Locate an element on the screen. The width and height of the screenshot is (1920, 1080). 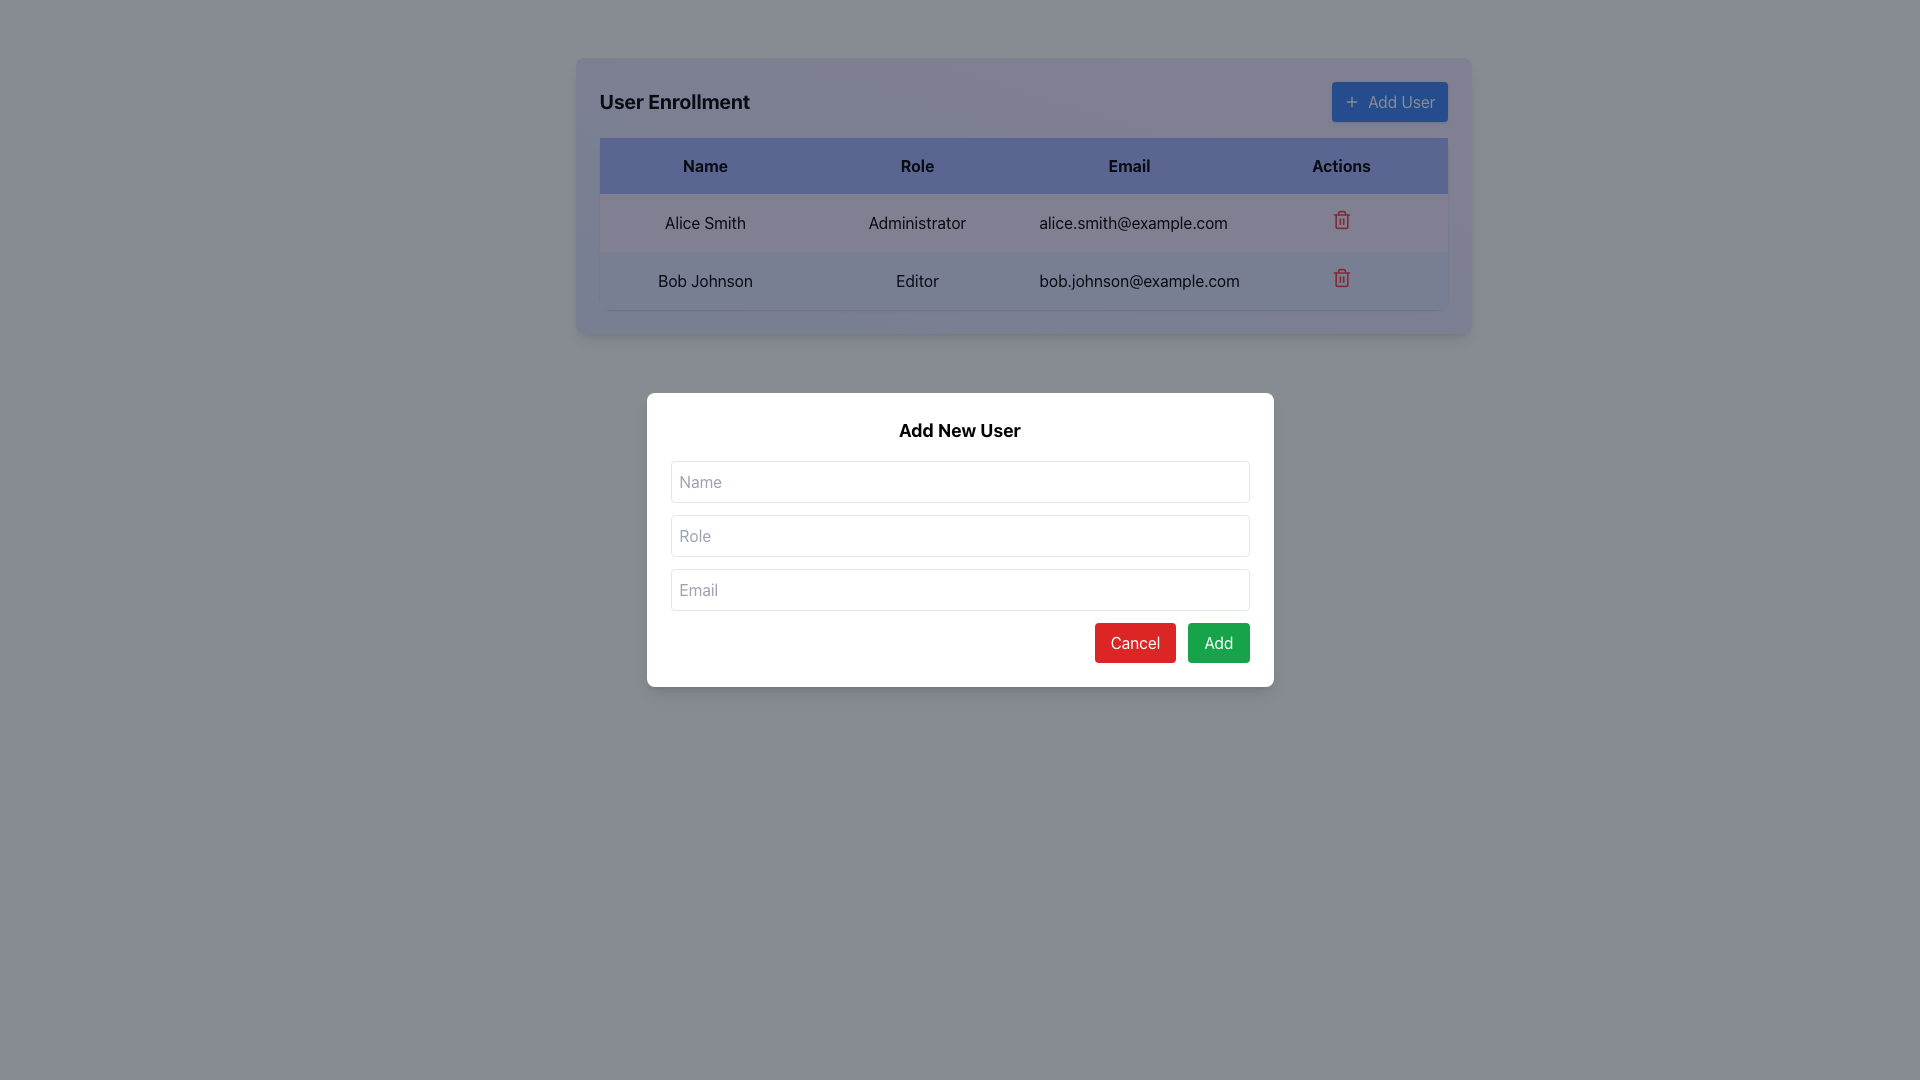
the 'Add' button with a green background in the bottom-right section of the 'Add New User' modal dialog is located at coordinates (1218, 643).